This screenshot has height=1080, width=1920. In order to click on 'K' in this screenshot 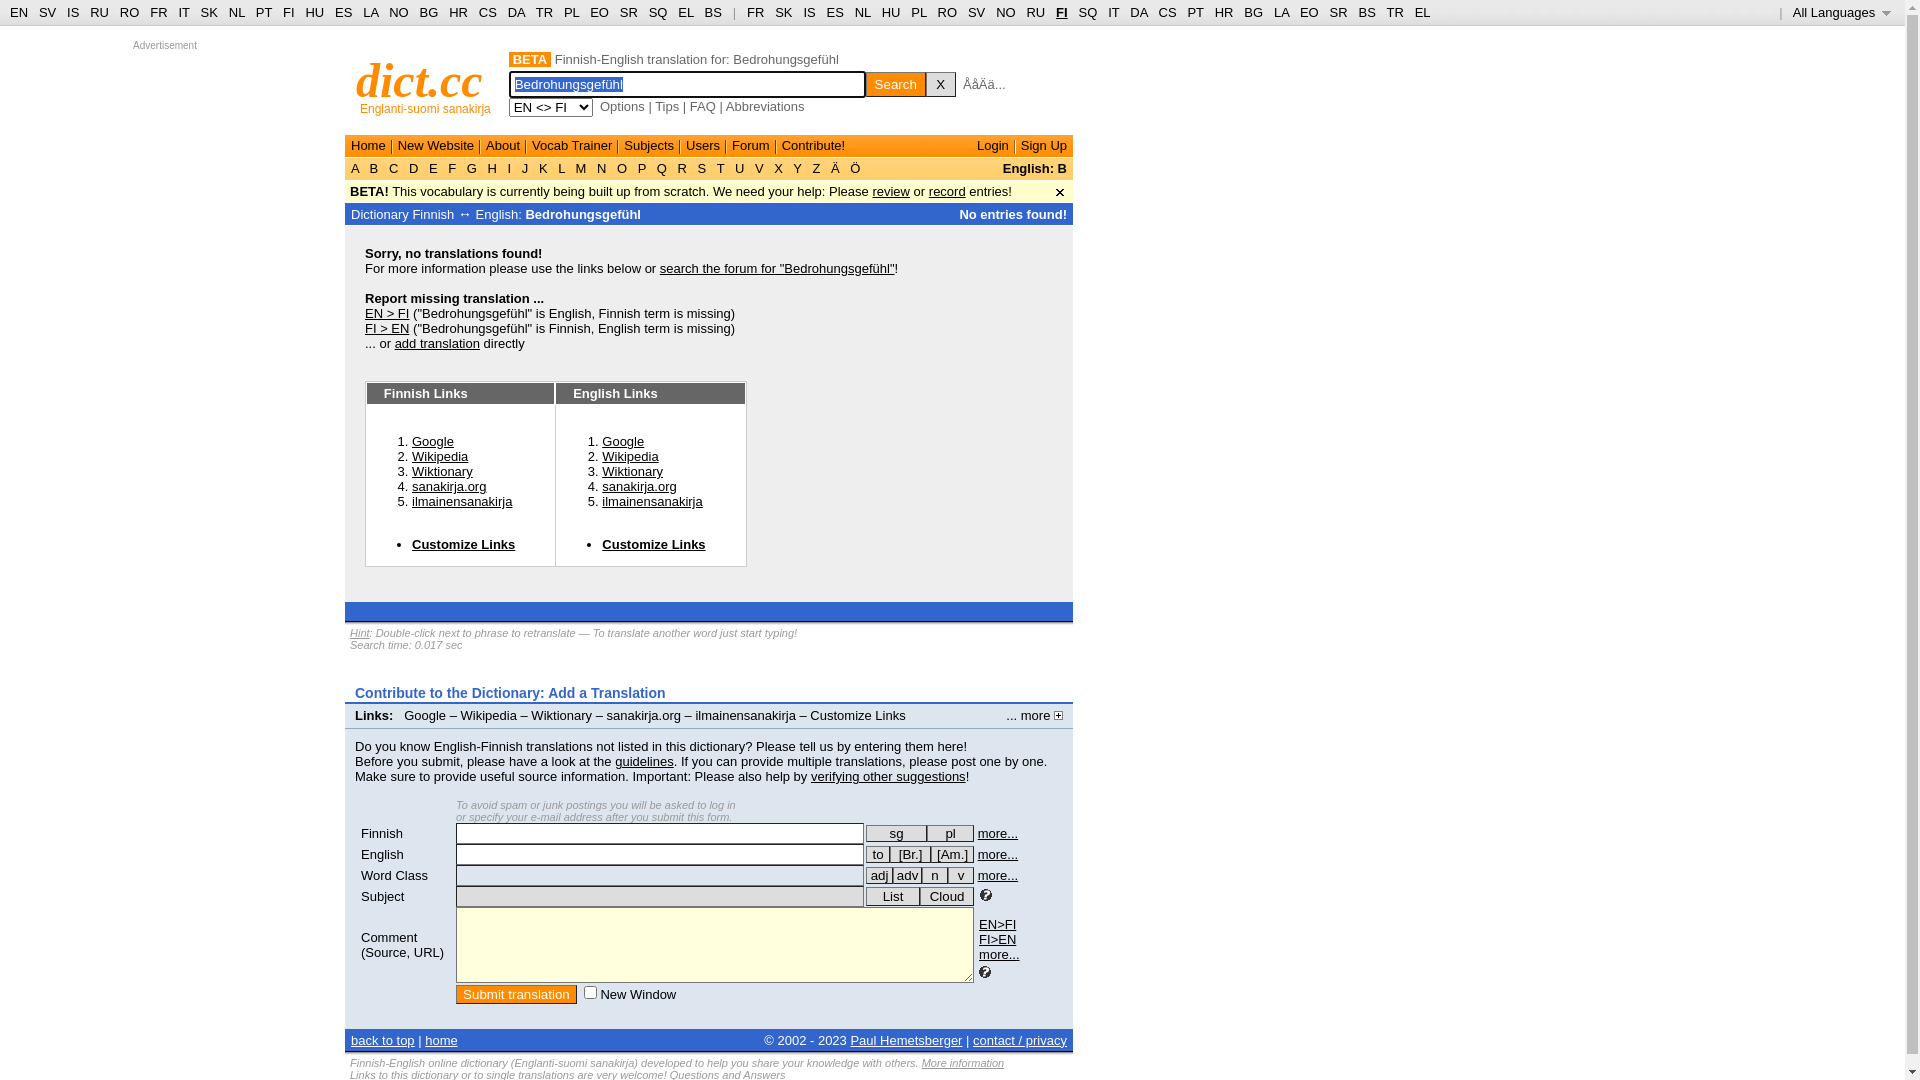, I will do `click(542, 167)`.